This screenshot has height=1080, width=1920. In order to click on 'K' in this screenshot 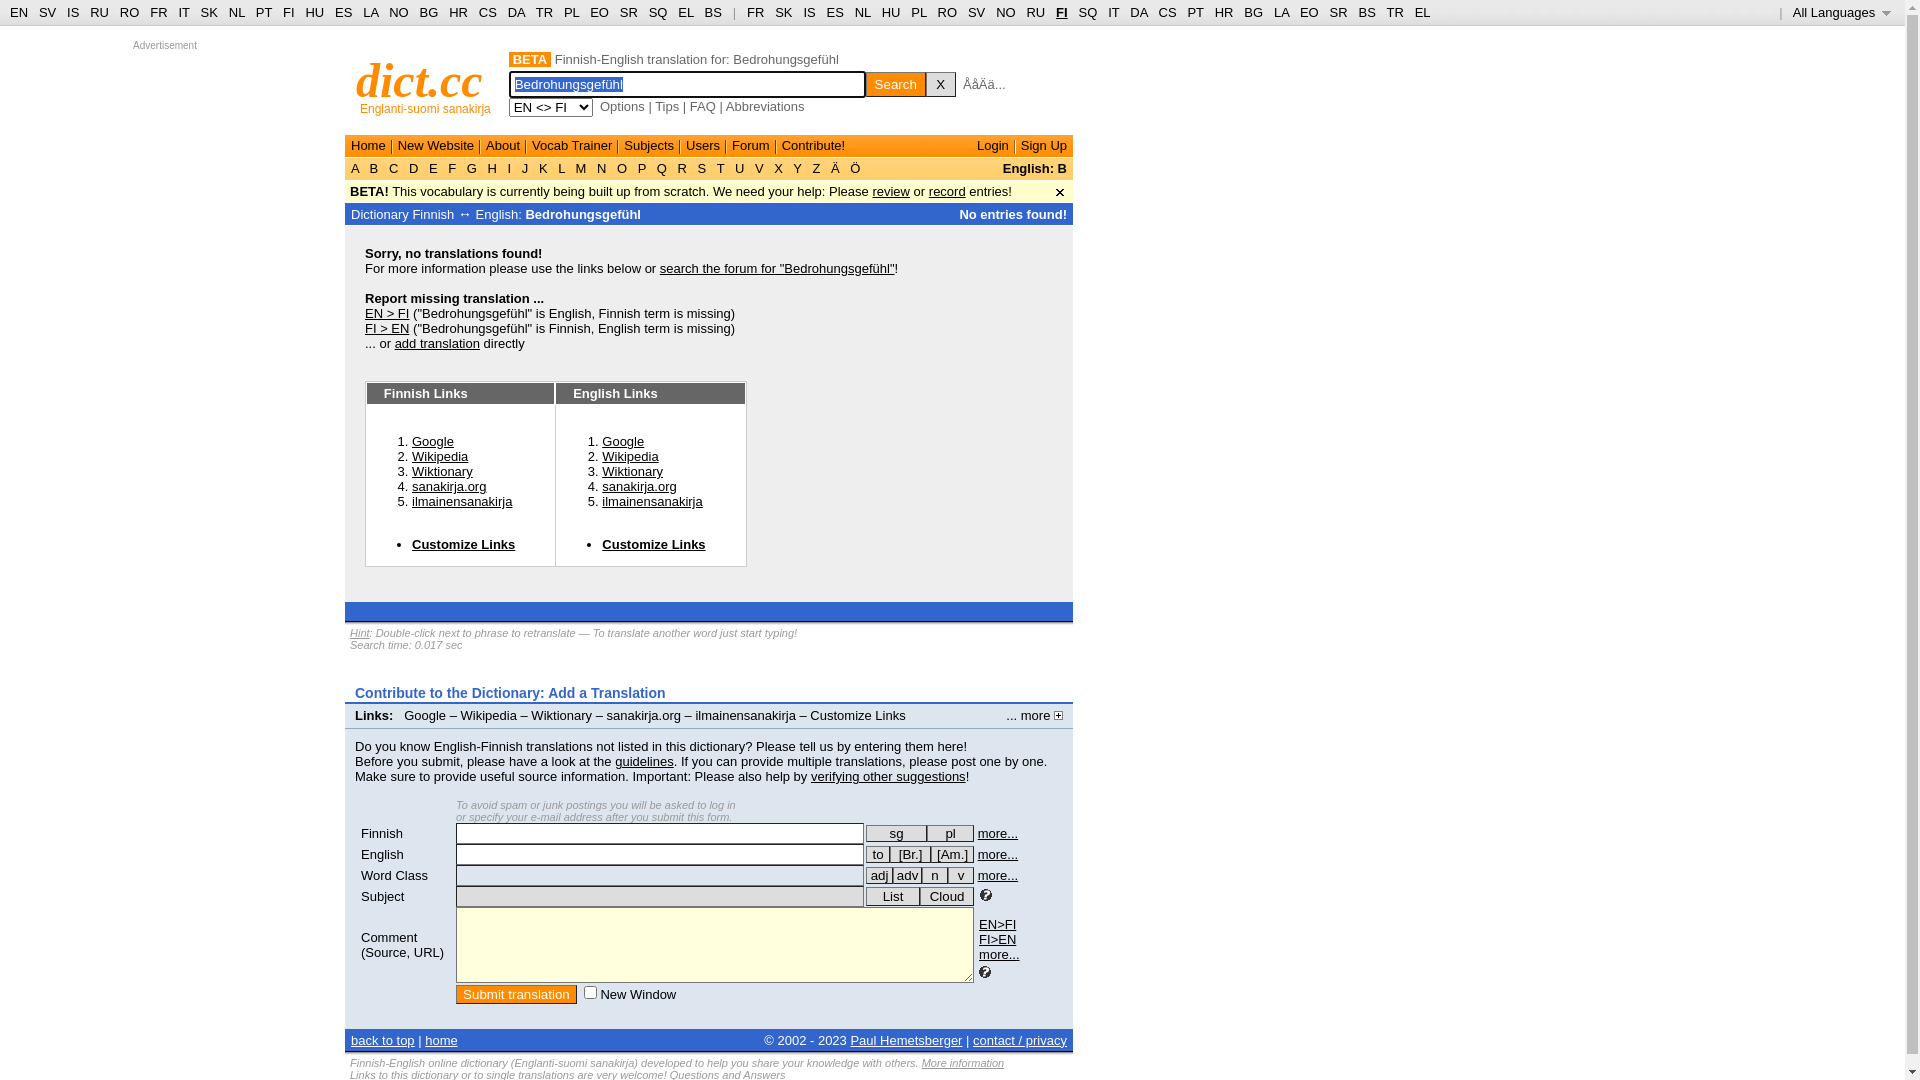, I will do `click(542, 167)`.